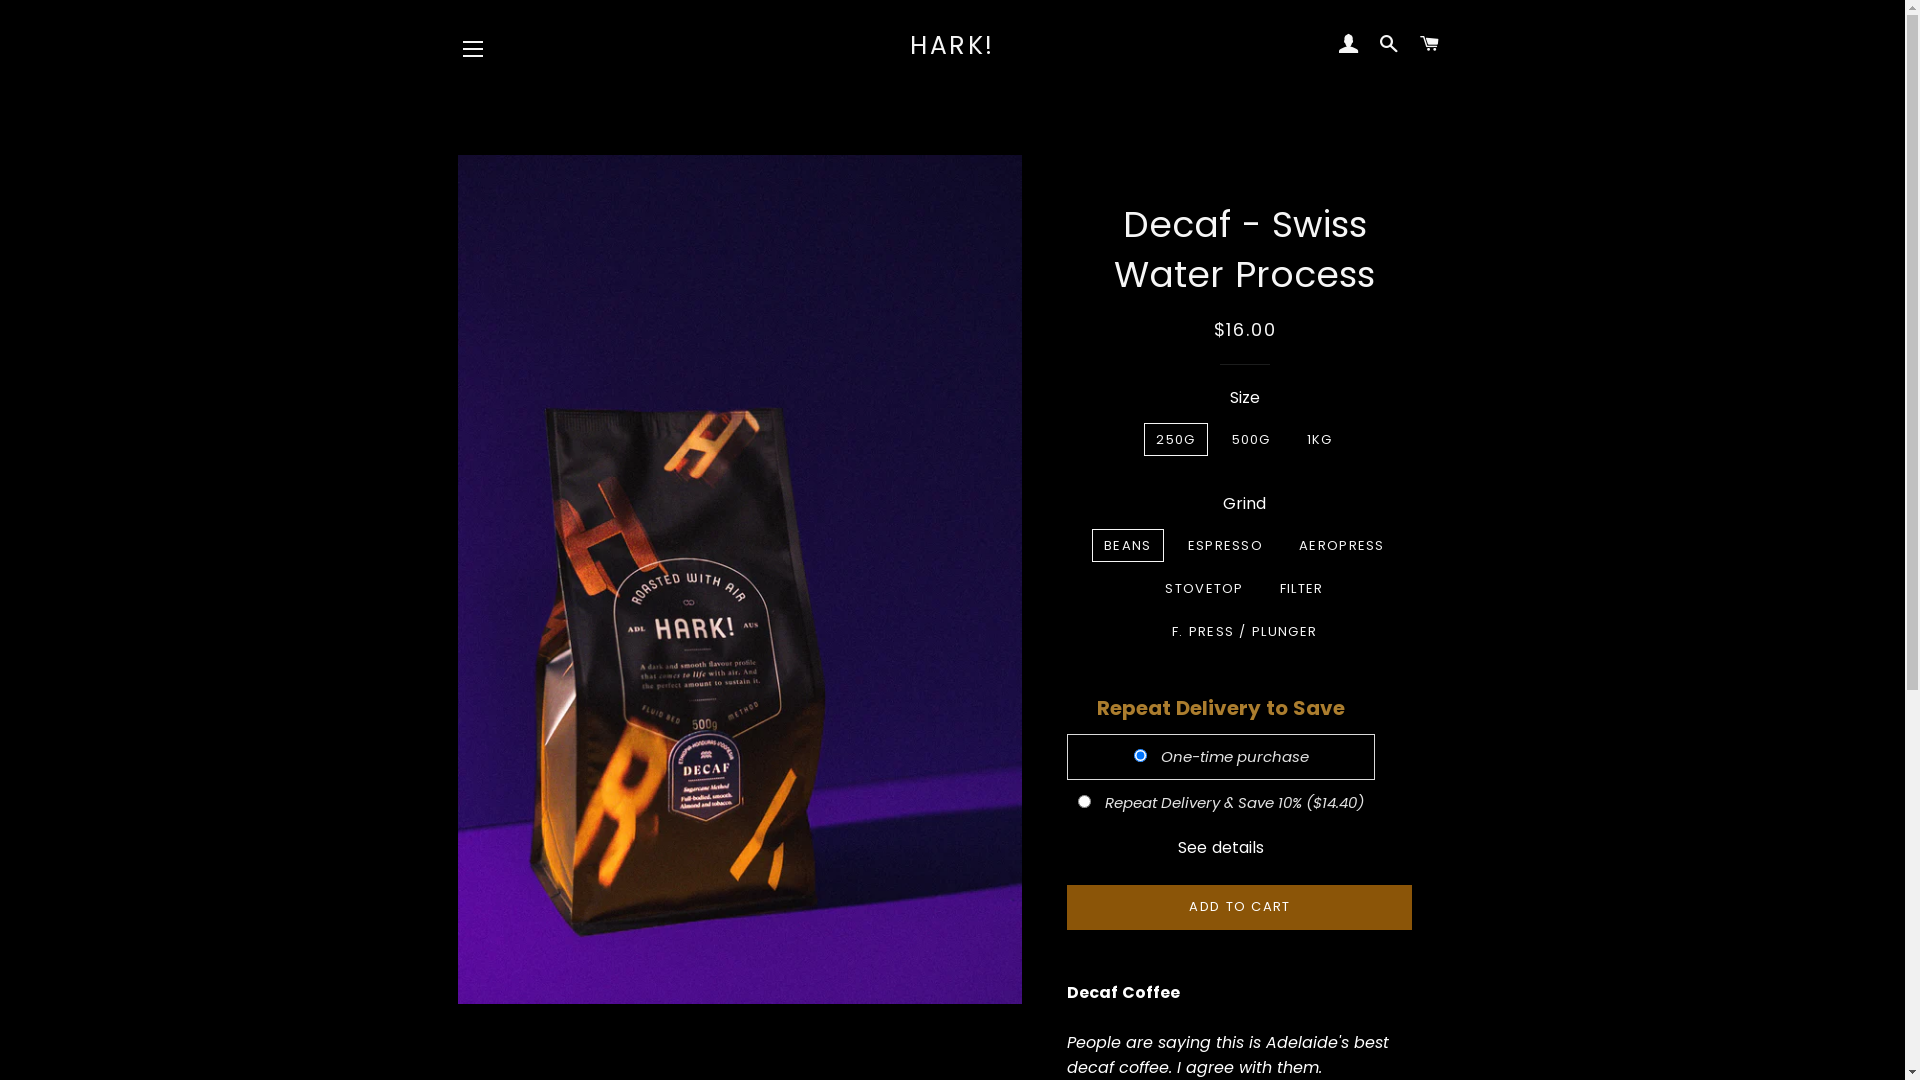 Image resolution: width=1920 pixels, height=1080 pixels. What do you see at coordinates (1388, 45) in the screenshot?
I see `'SEARCH'` at bounding box center [1388, 45].